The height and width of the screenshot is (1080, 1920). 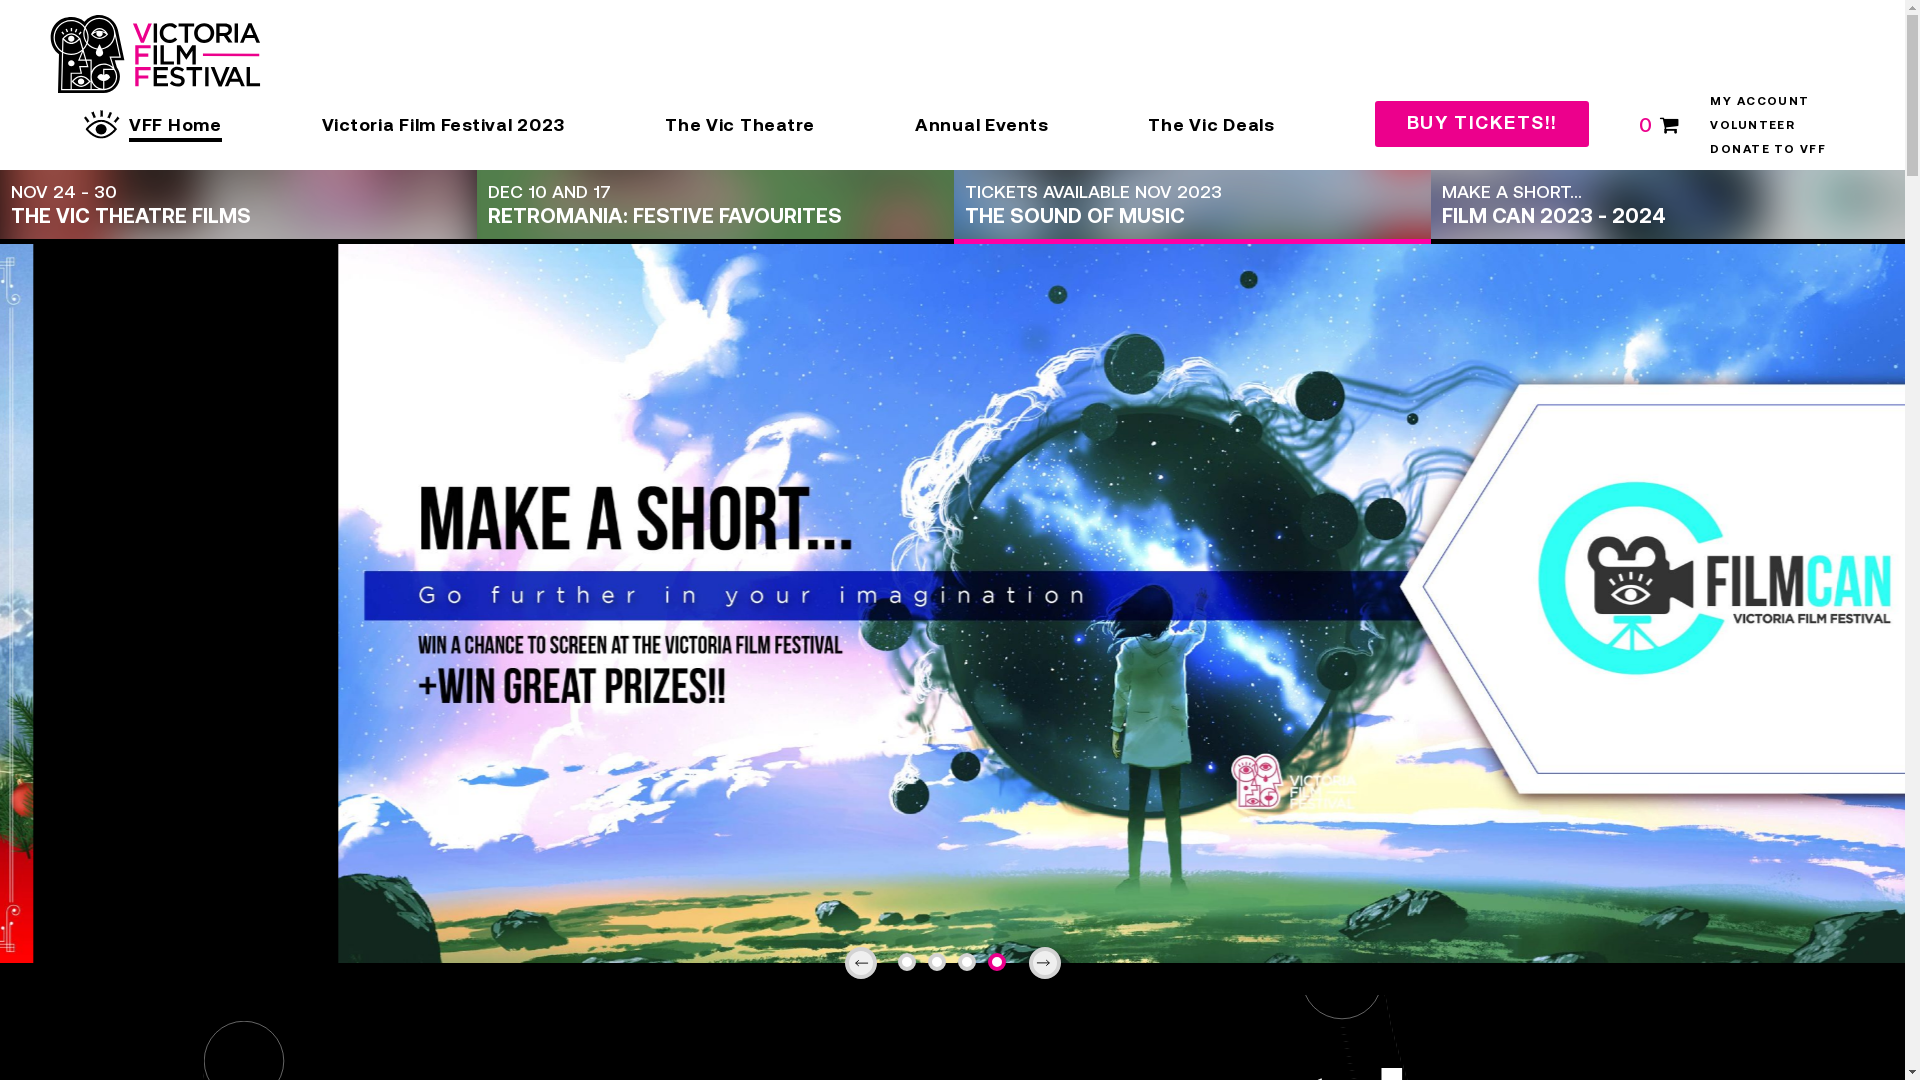 What do you see at coordinates (738, 123) in the screenshot?
I see `'The Vic Theatre'` at bounding box center [738, 123].